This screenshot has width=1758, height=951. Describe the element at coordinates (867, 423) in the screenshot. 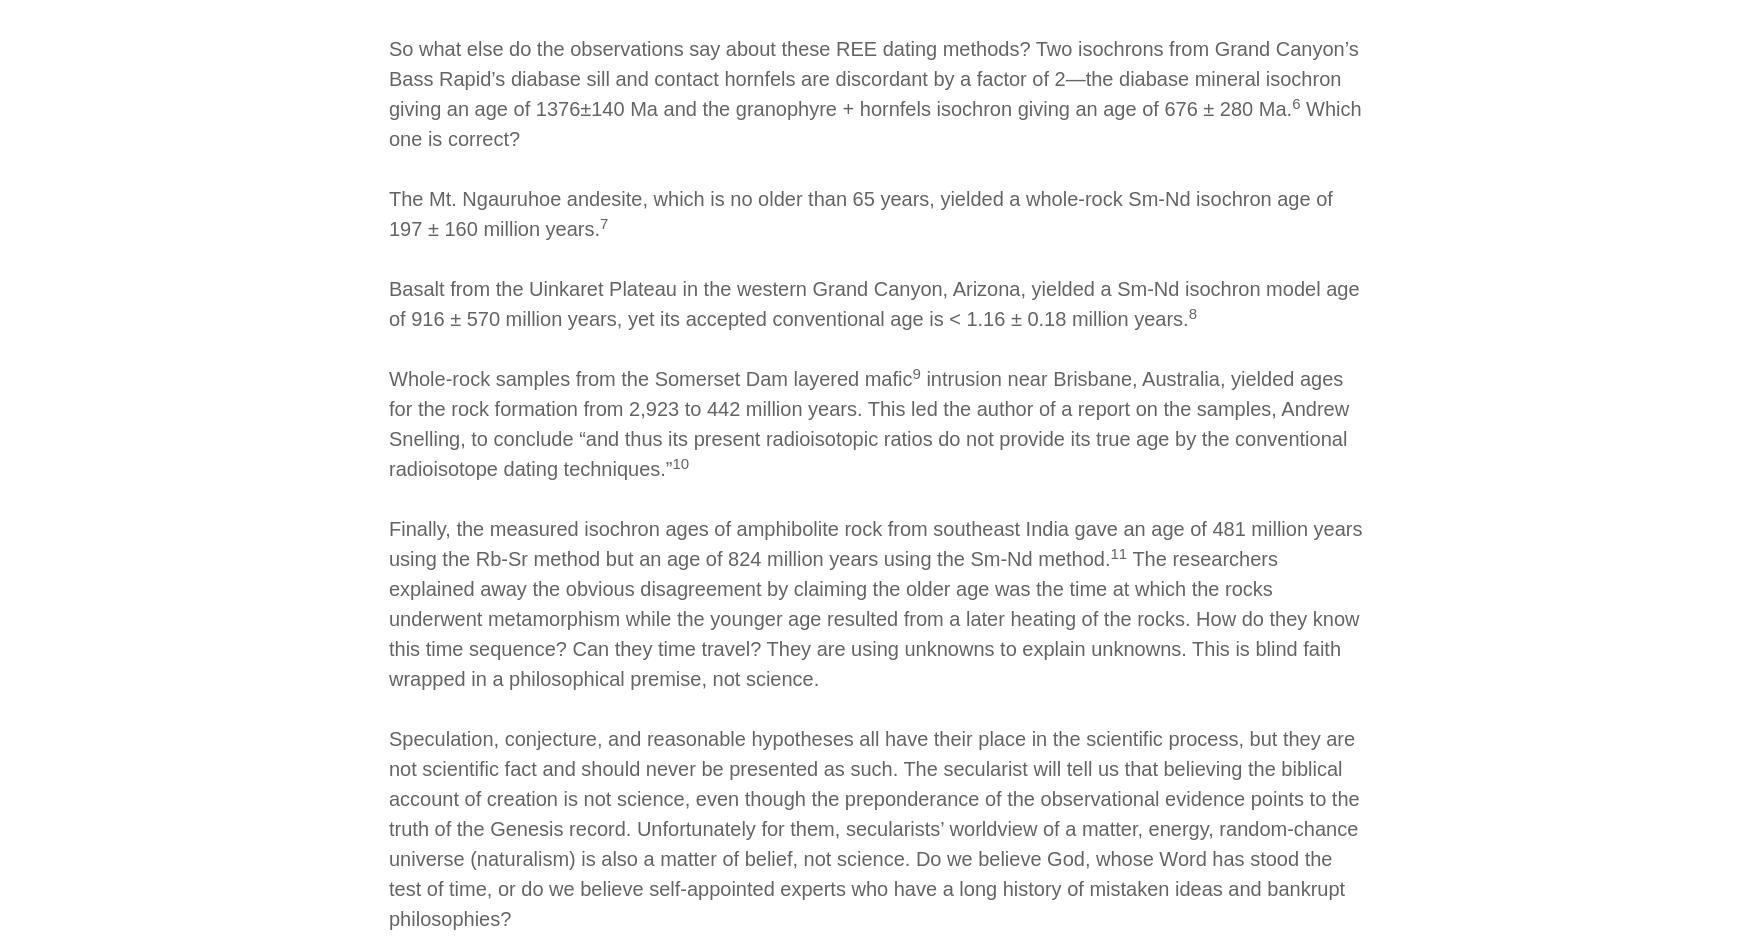

I see `'intrusion near Brisbane, Australia, yielded ages for the rock formation from 2,923 to 442 million years. This led the author of a report on the samples, Andrew Snelling, to conclude “and thus its present radioisotopic ratios do not provide its true age by the conventional radioisotope dating techniques.”'` at that location.